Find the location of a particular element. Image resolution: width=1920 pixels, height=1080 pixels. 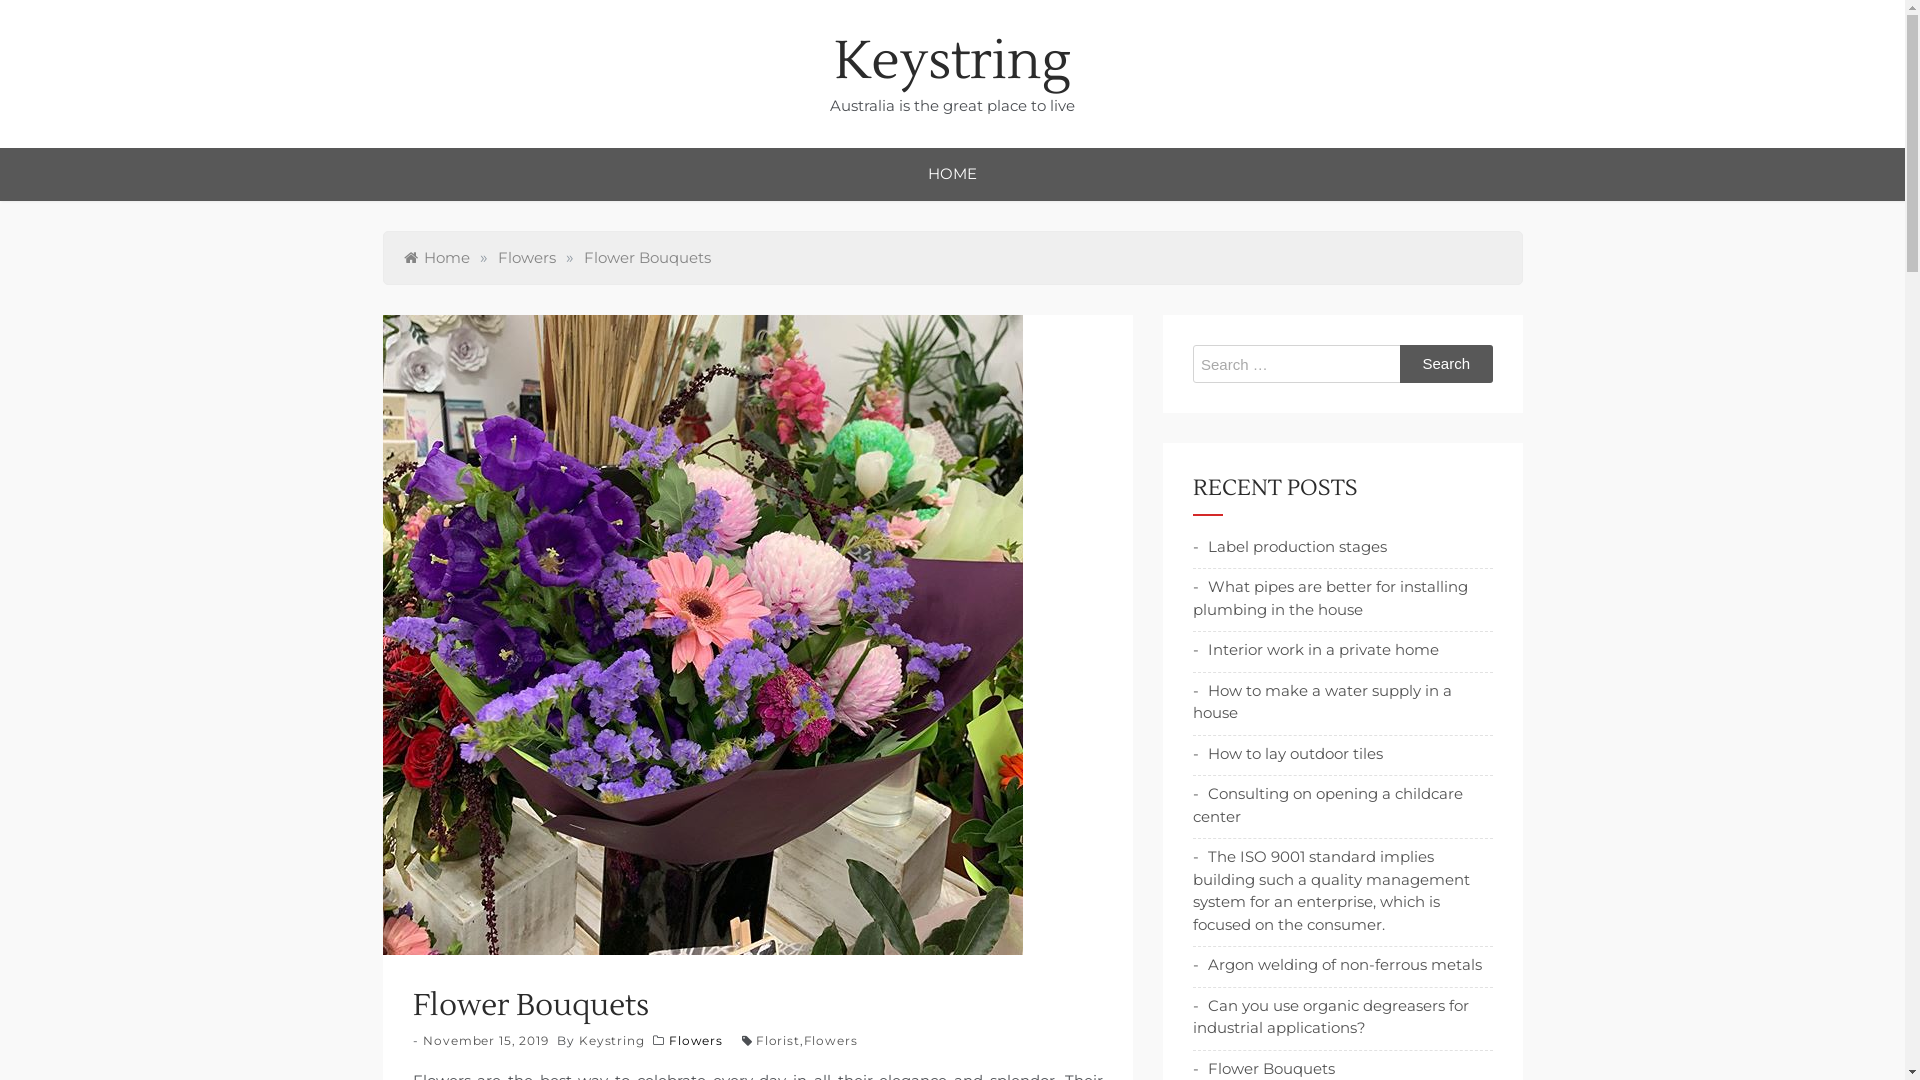

'Argon welding of non-ferrous metals' is located at coordinates (1336, 963).